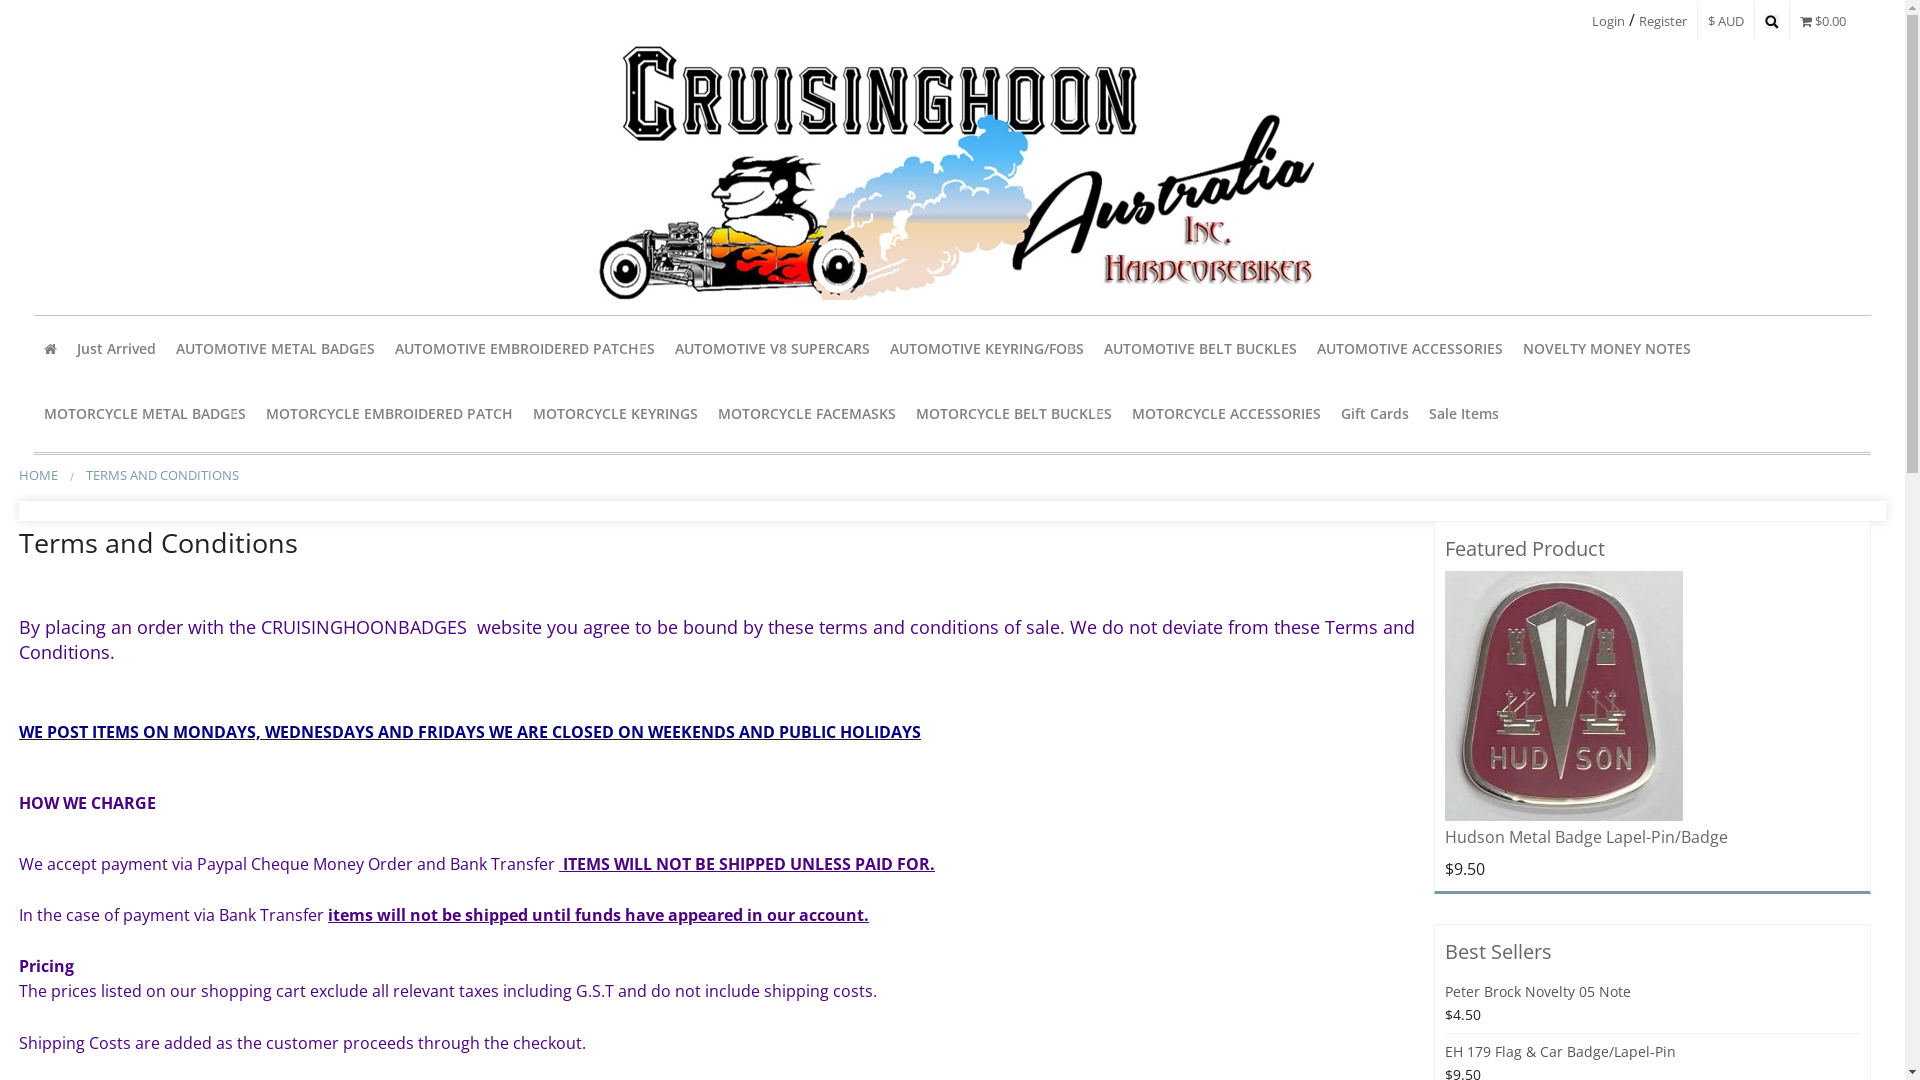 The image size is (1920, 1080). Describe the element at coordinates (143, 412) in the screenshot. I see `'MOTORCYCLE METAL BADGES'` at that location.